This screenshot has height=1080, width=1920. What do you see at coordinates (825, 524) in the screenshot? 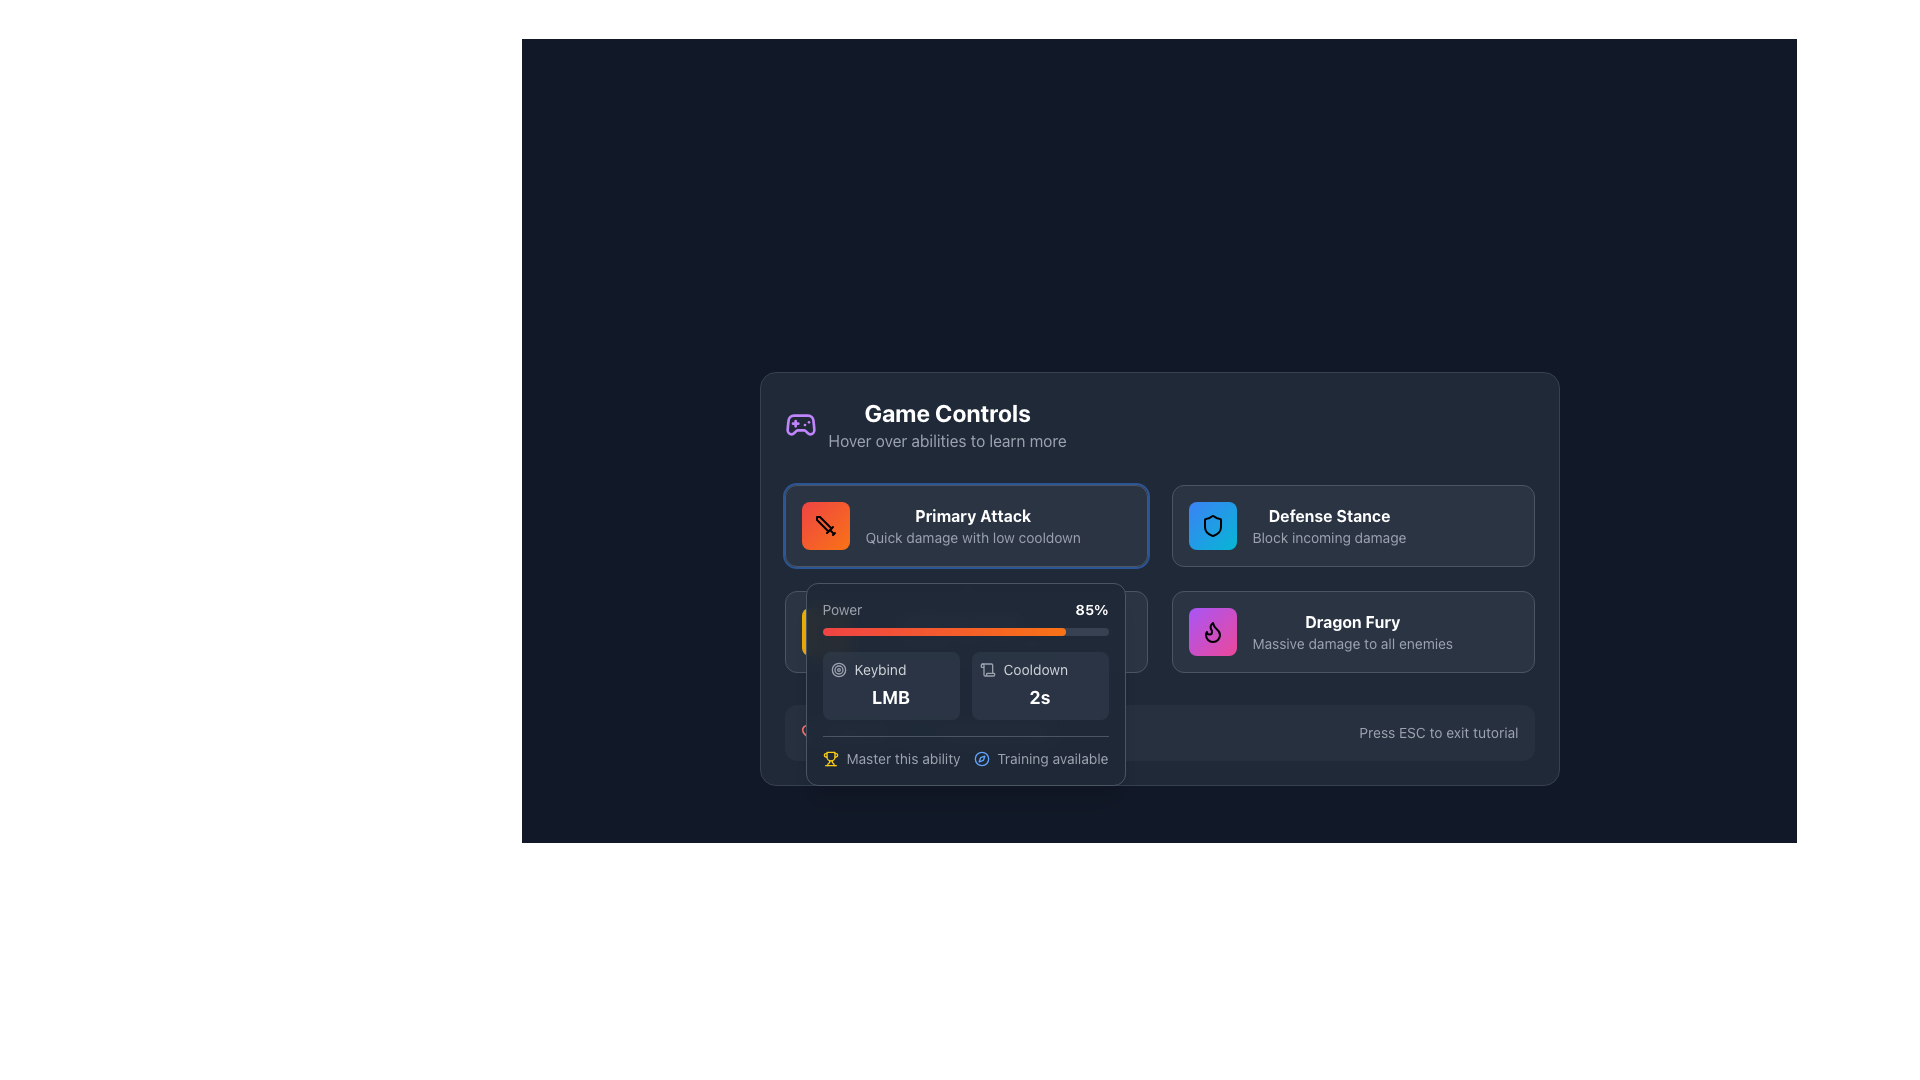
I see `the square button with rounded corners featuring a gradient from red to orange and a minimalist sword icon, located to the left of the 'Primary Attack' text` at bounding box center [825, 524].